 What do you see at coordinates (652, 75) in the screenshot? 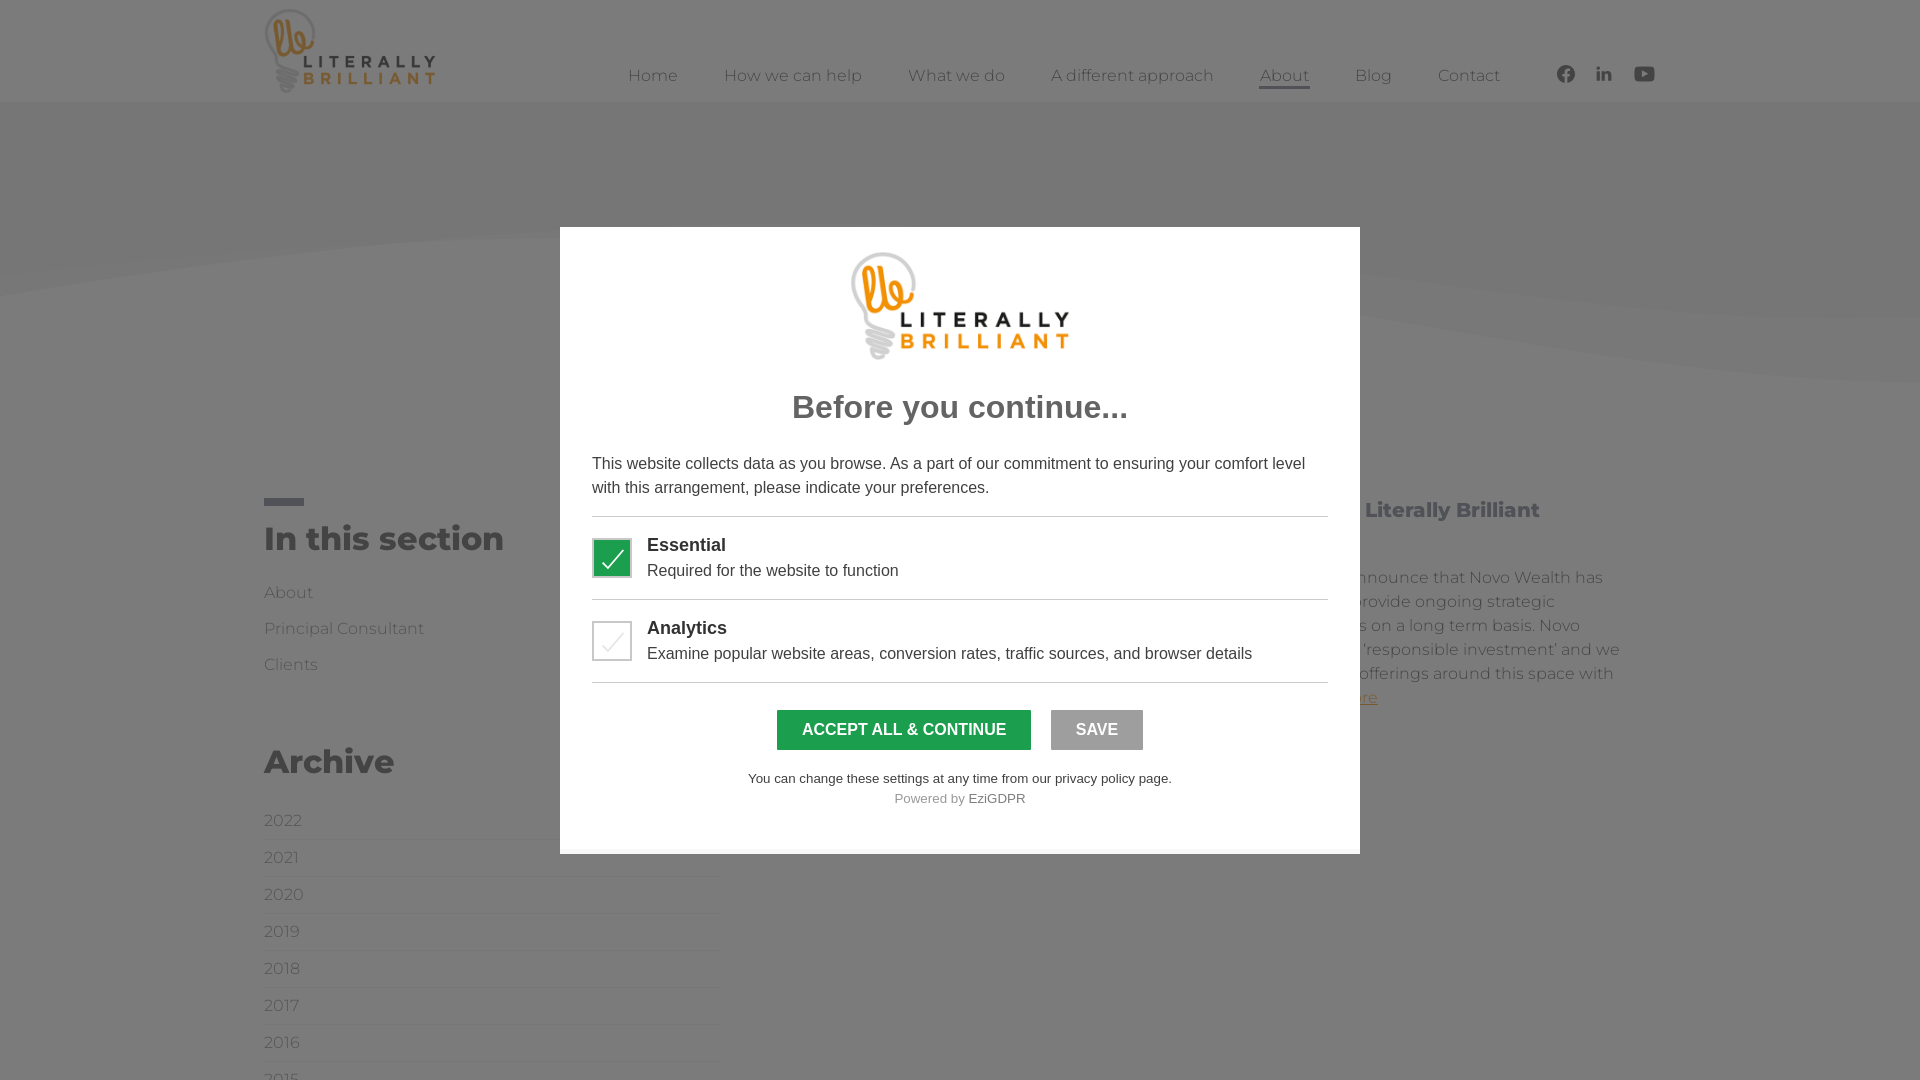
I see `'Home'` at bounding box center [652, 75].